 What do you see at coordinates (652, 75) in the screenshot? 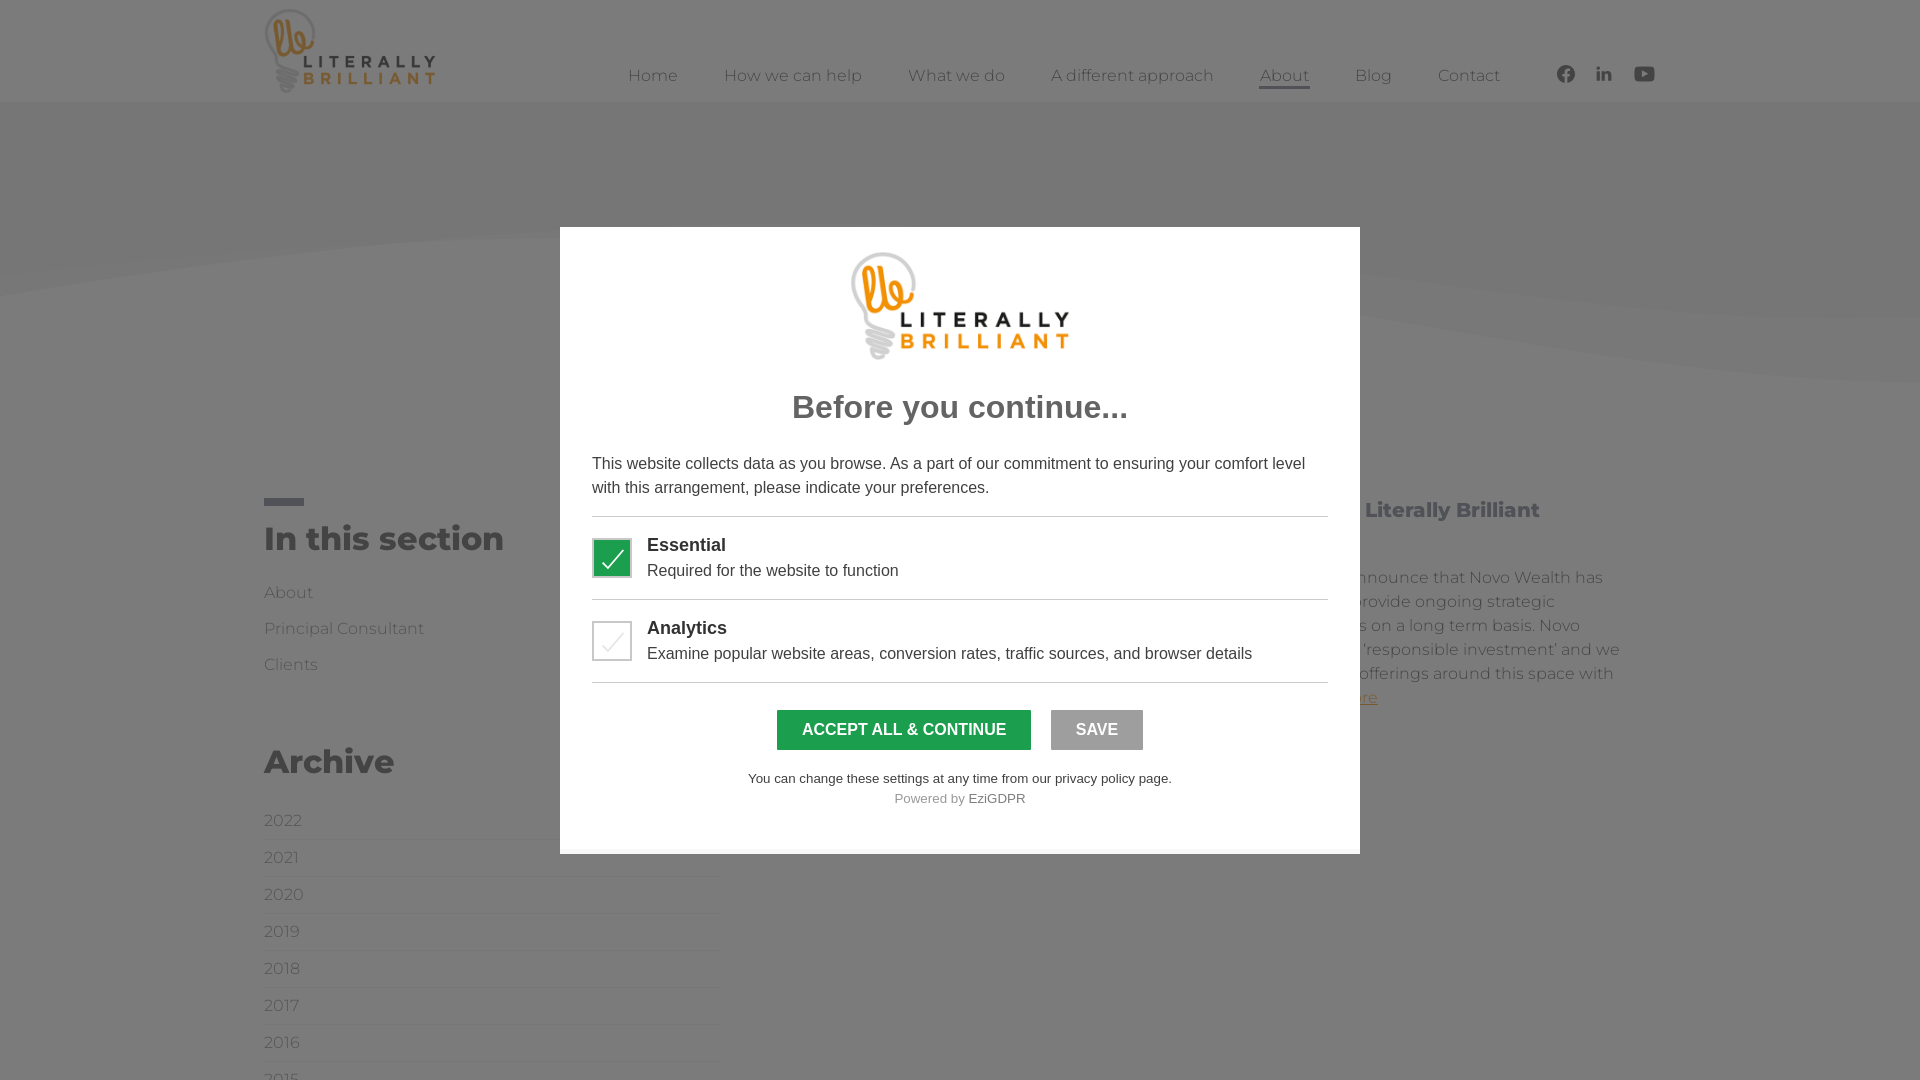
I see `'Home'` at bounding box center [652, 75].